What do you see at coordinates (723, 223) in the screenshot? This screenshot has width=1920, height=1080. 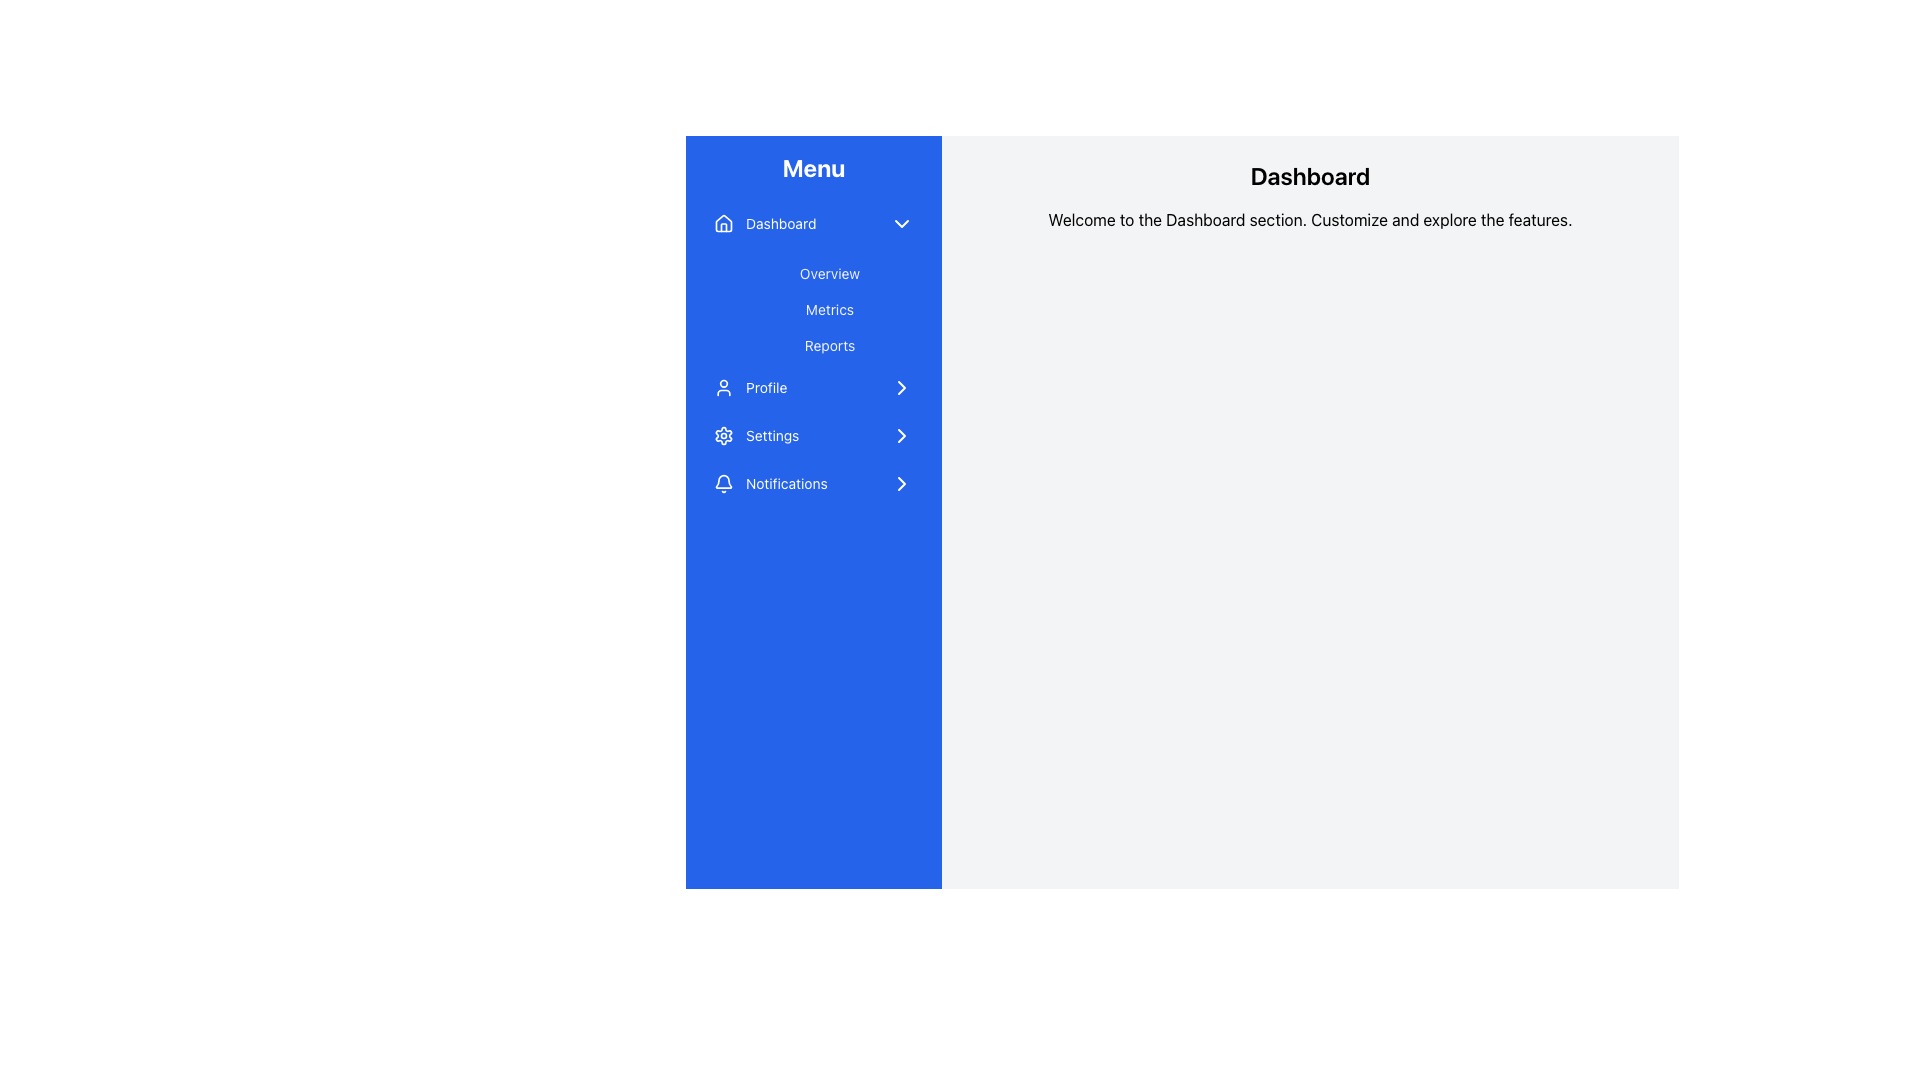 I see `the 'Dashboard' icon in the left-hand navigation menu, which is the first icon under the 'Menu' title and located to the left of the 'Dashboard' text` at bounding box center [723, 223].